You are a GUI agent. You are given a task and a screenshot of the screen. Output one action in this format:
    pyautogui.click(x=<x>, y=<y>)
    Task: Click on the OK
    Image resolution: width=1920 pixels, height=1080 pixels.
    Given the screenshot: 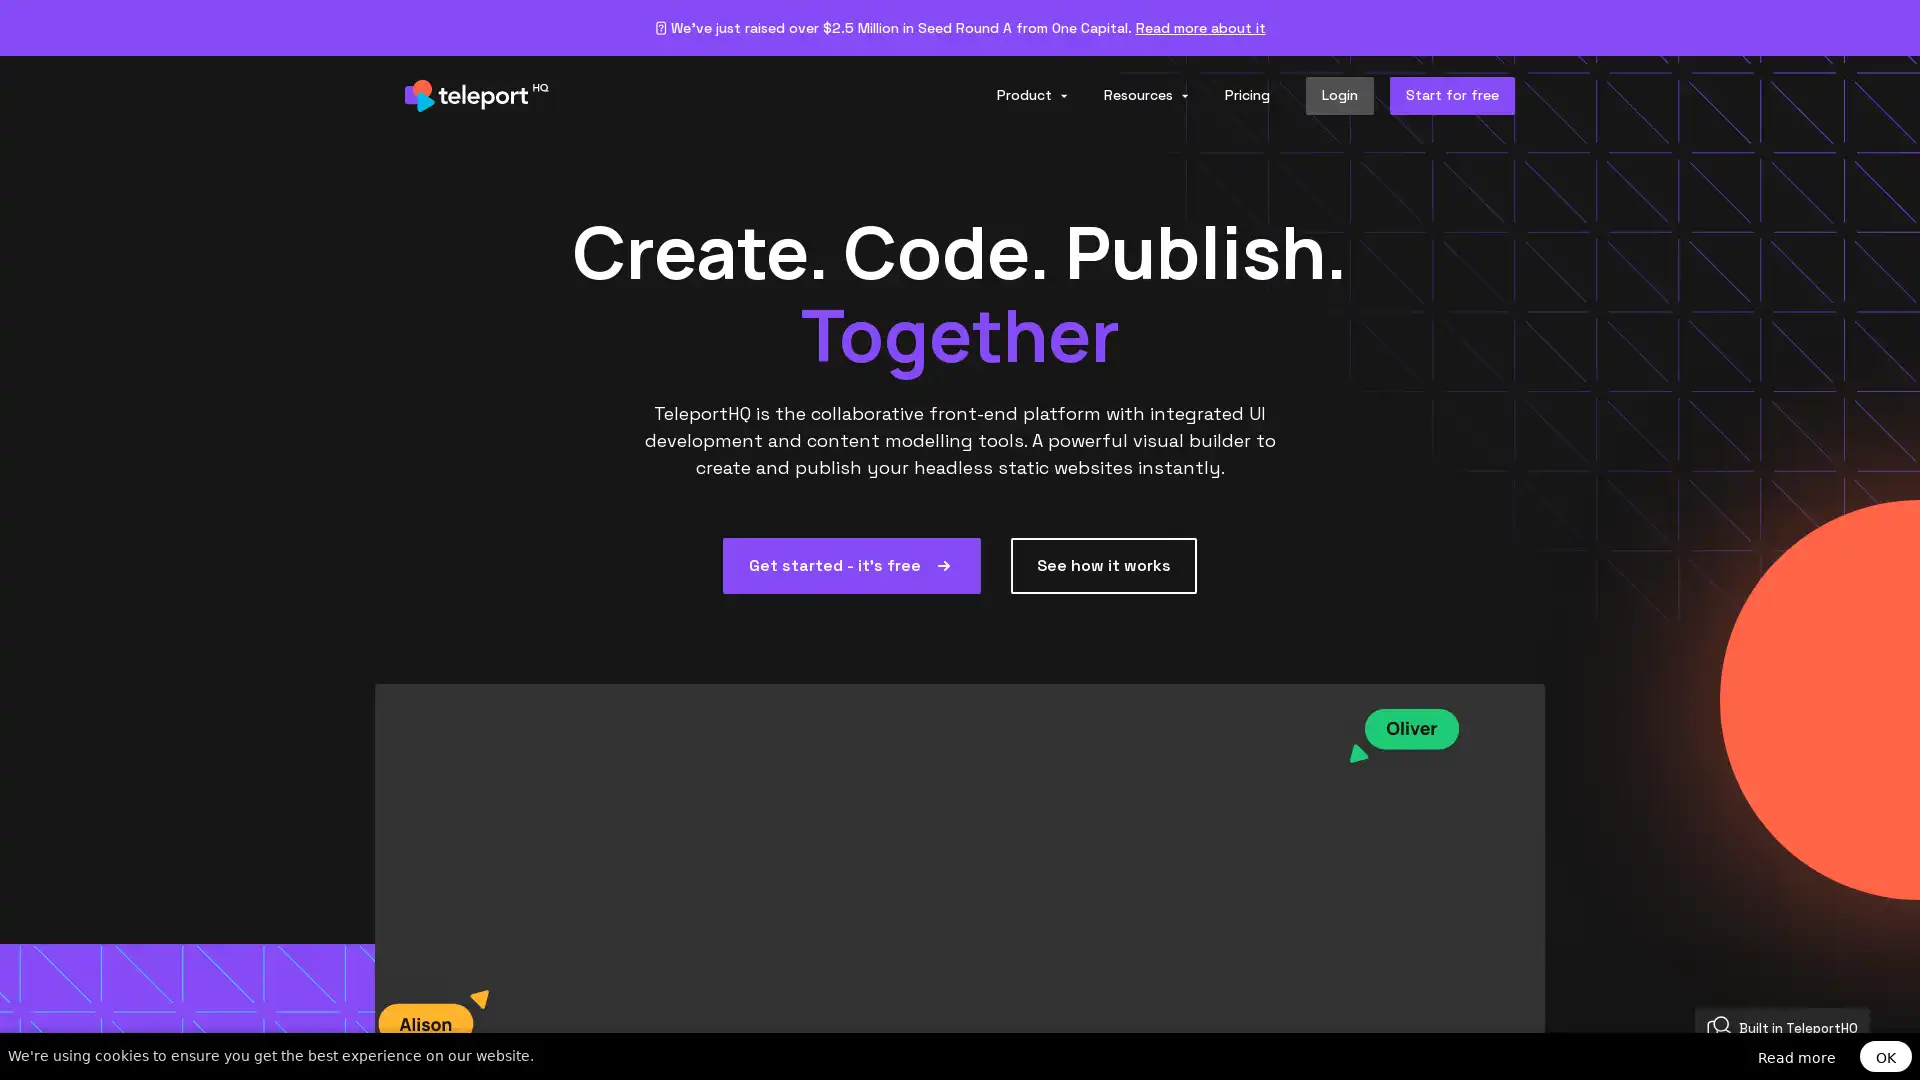 What is the action you would take?
    pyautogui.click(x=1885, y=1055)
    